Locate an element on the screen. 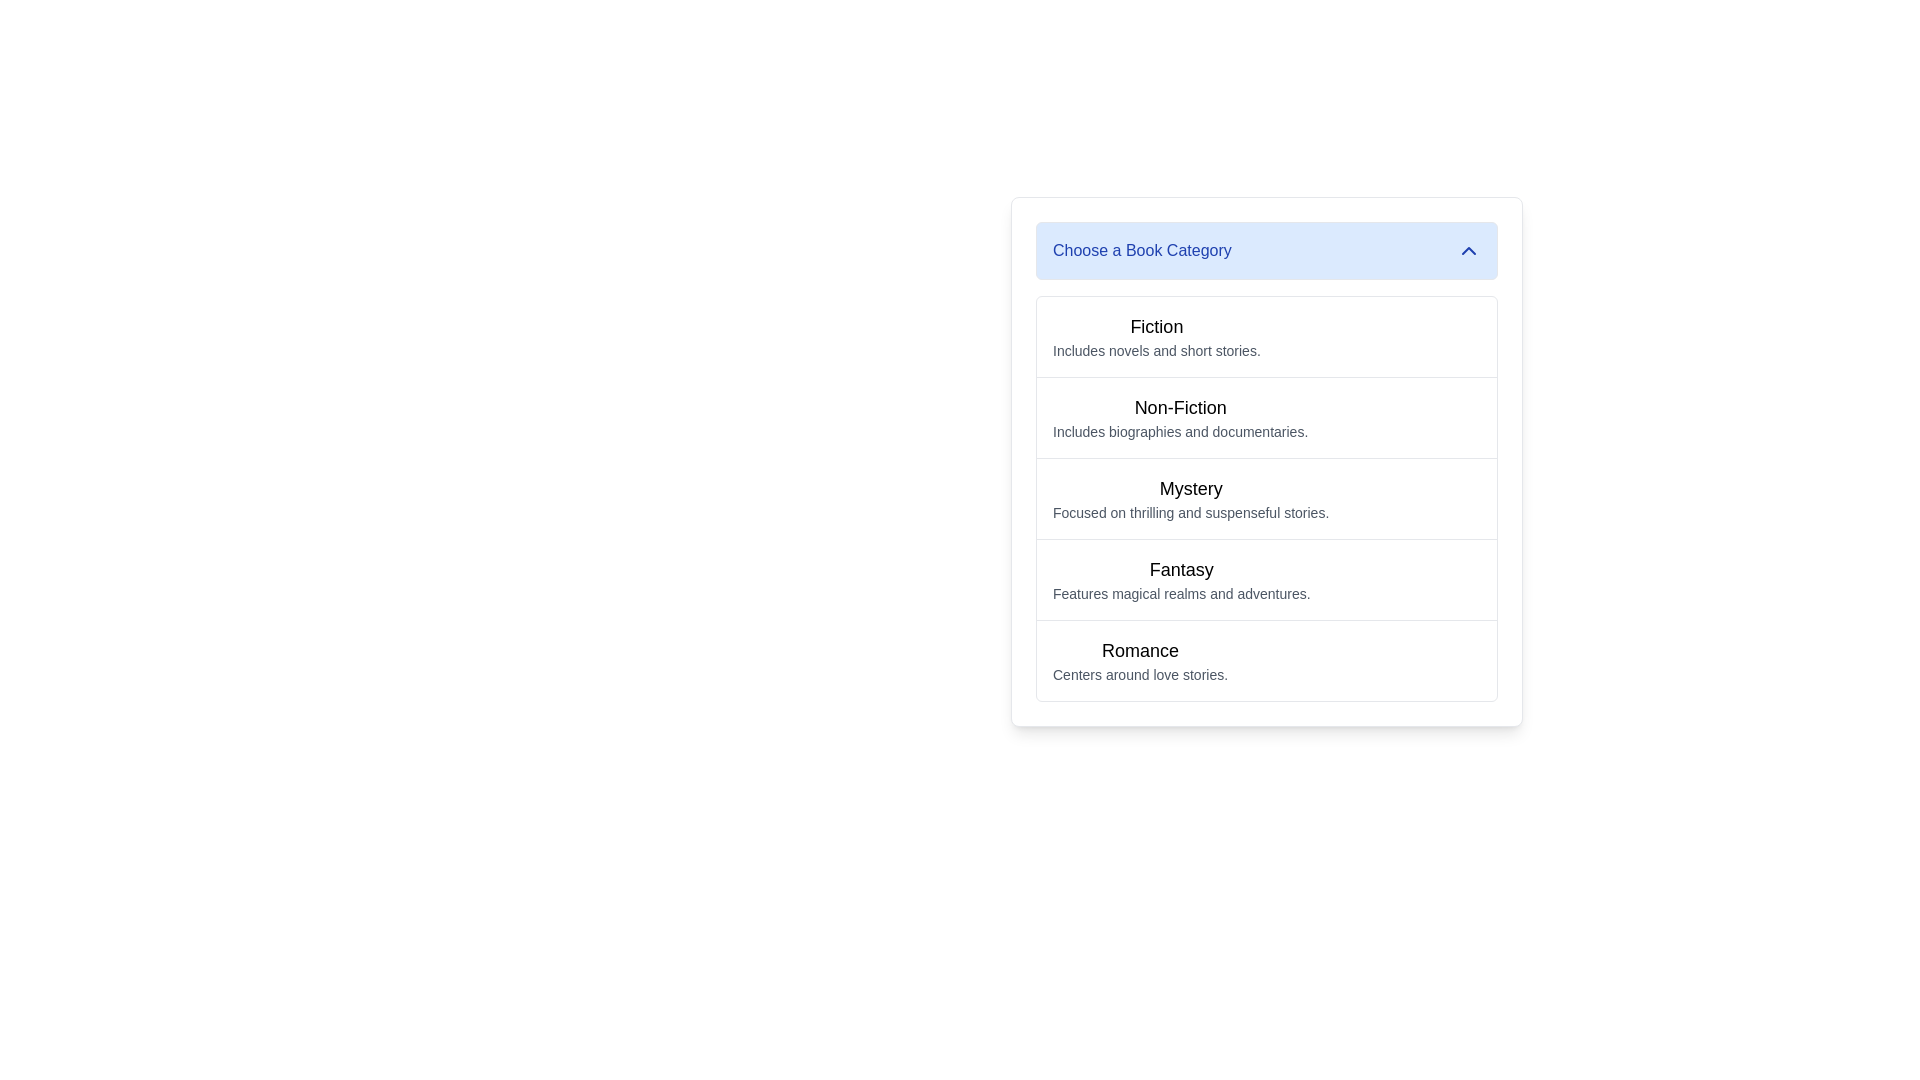 Image resolution: width=1920 pixels, height=1080 pixels. assistive tools is located at coordinates (1180, 431).